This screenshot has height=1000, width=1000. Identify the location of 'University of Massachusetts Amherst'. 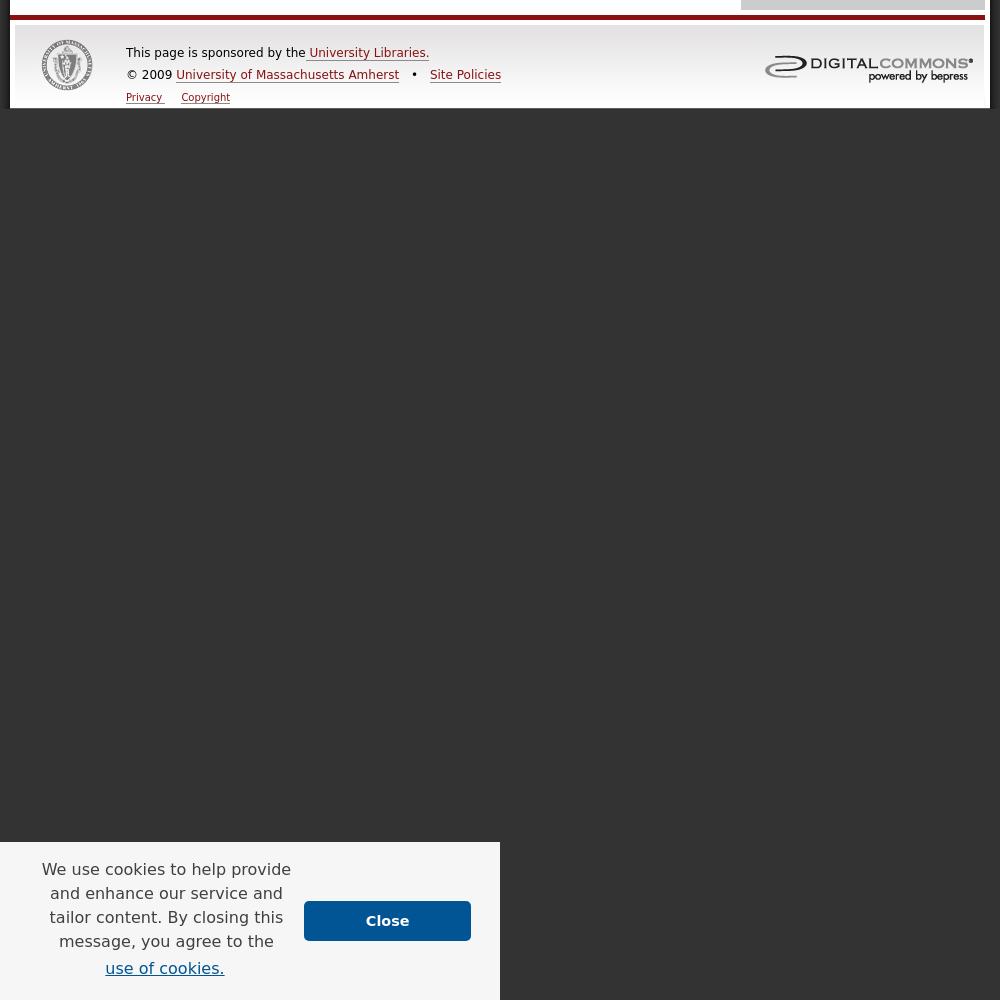
(287, 74).